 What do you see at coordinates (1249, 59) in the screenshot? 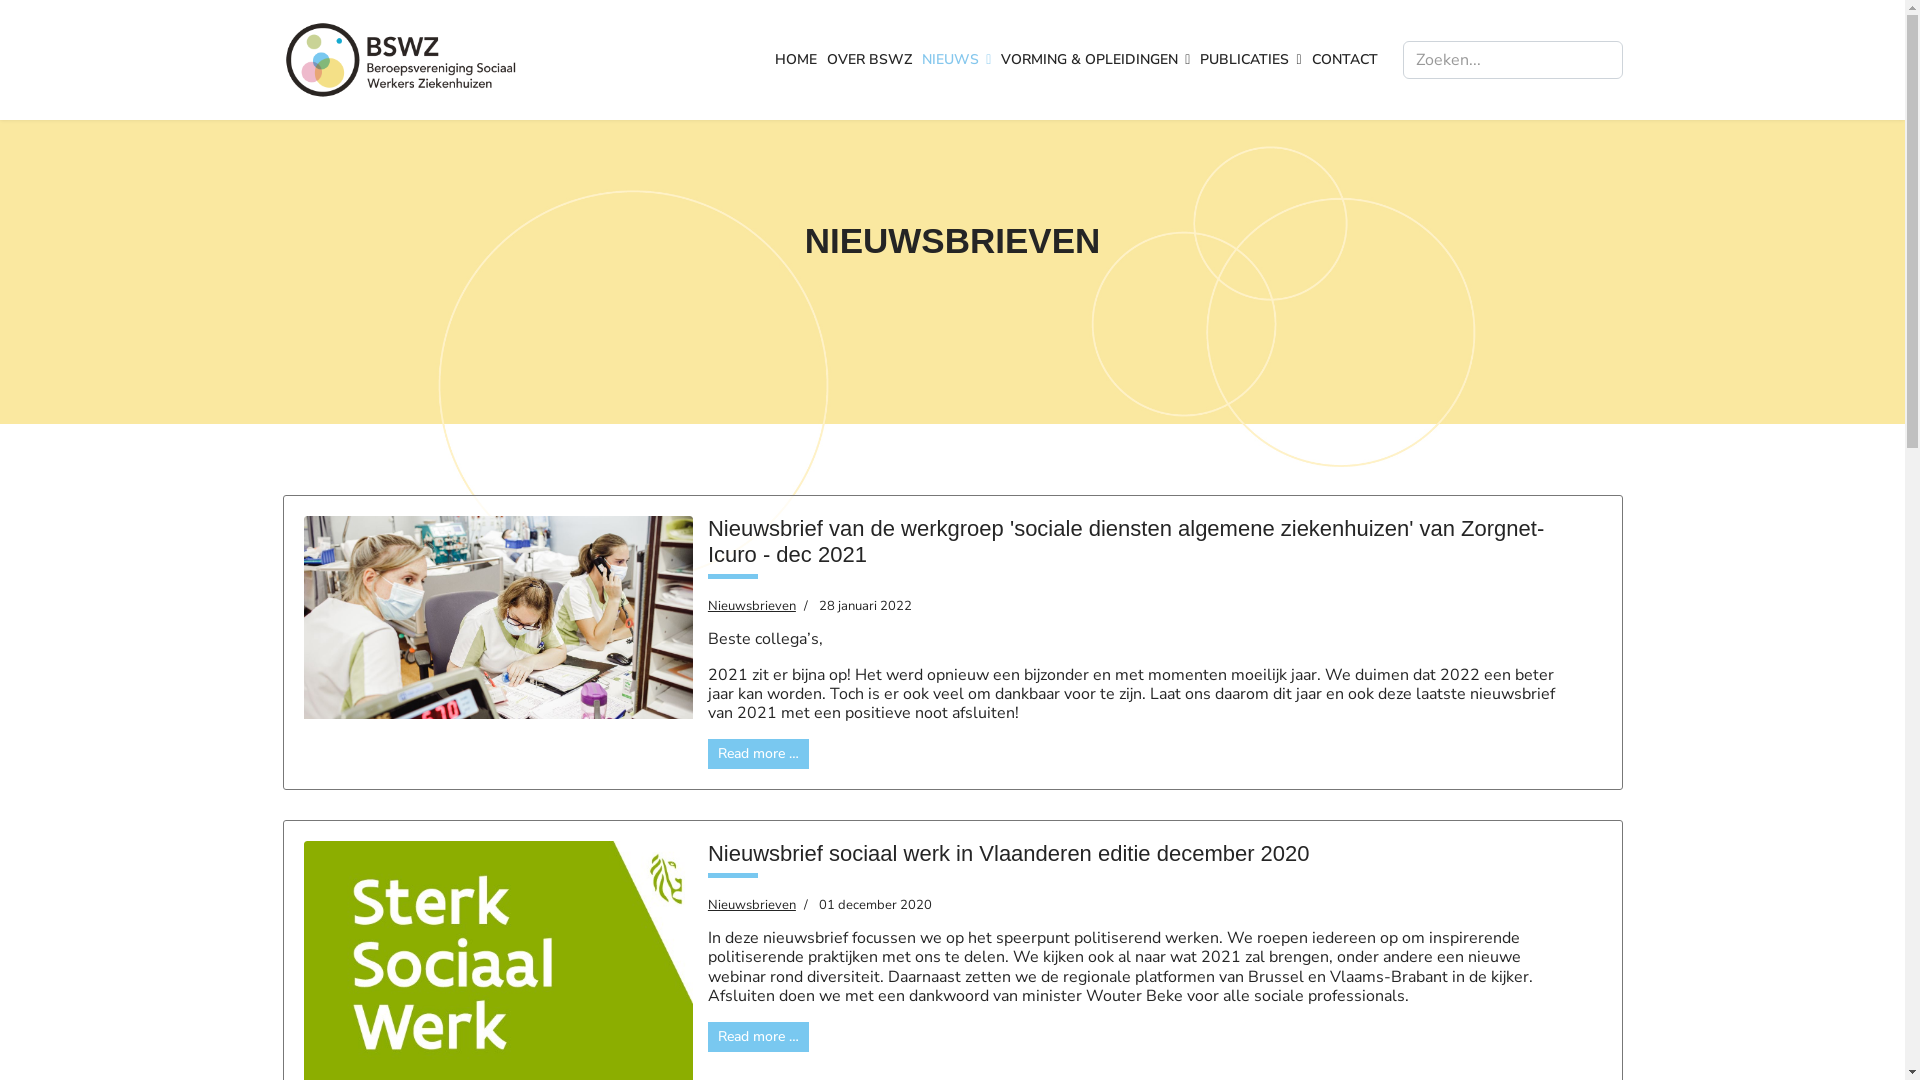
I see `'PUBLICATIES'` at bounding box center [1249, 59].